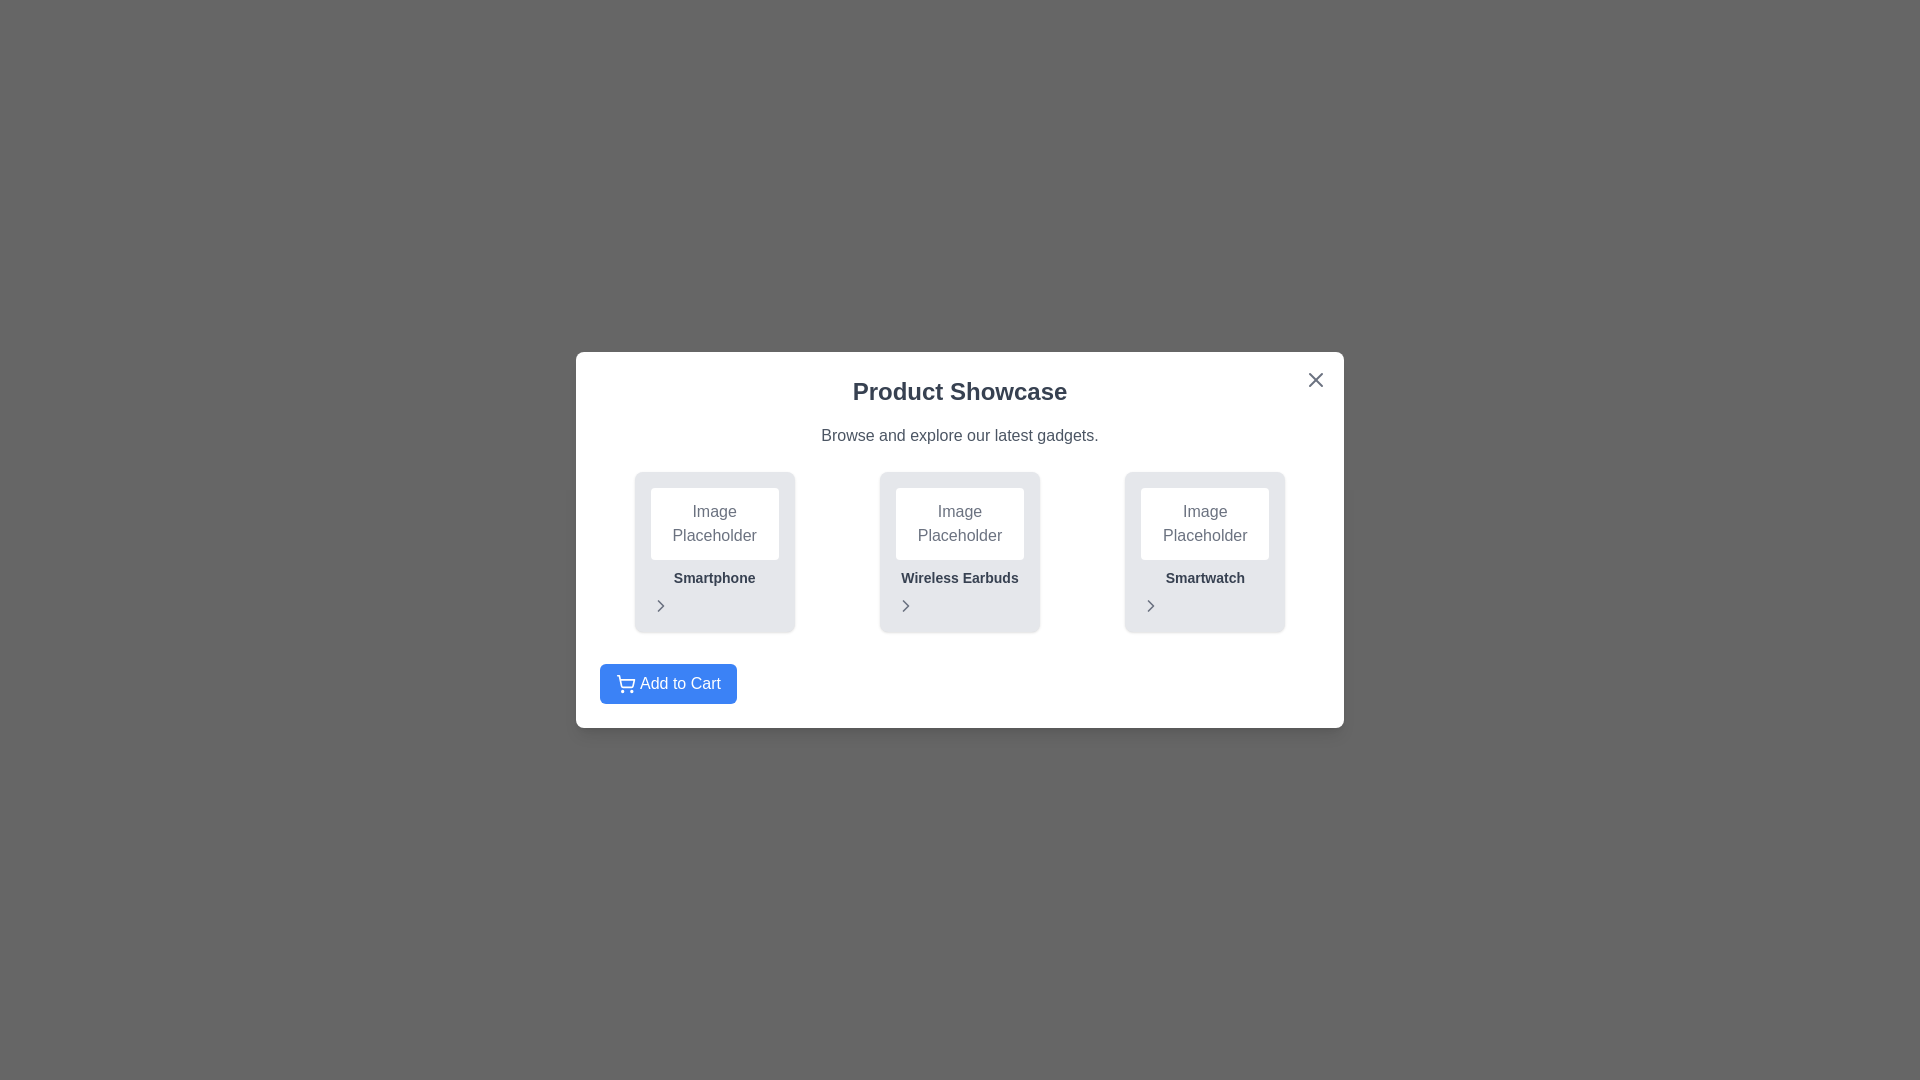 This screenshot has height=1080, width=1920. I want to click on the chevron icon located in the bottom-right corner of the 'Wireless Earbuds' card, so click(905, 604).